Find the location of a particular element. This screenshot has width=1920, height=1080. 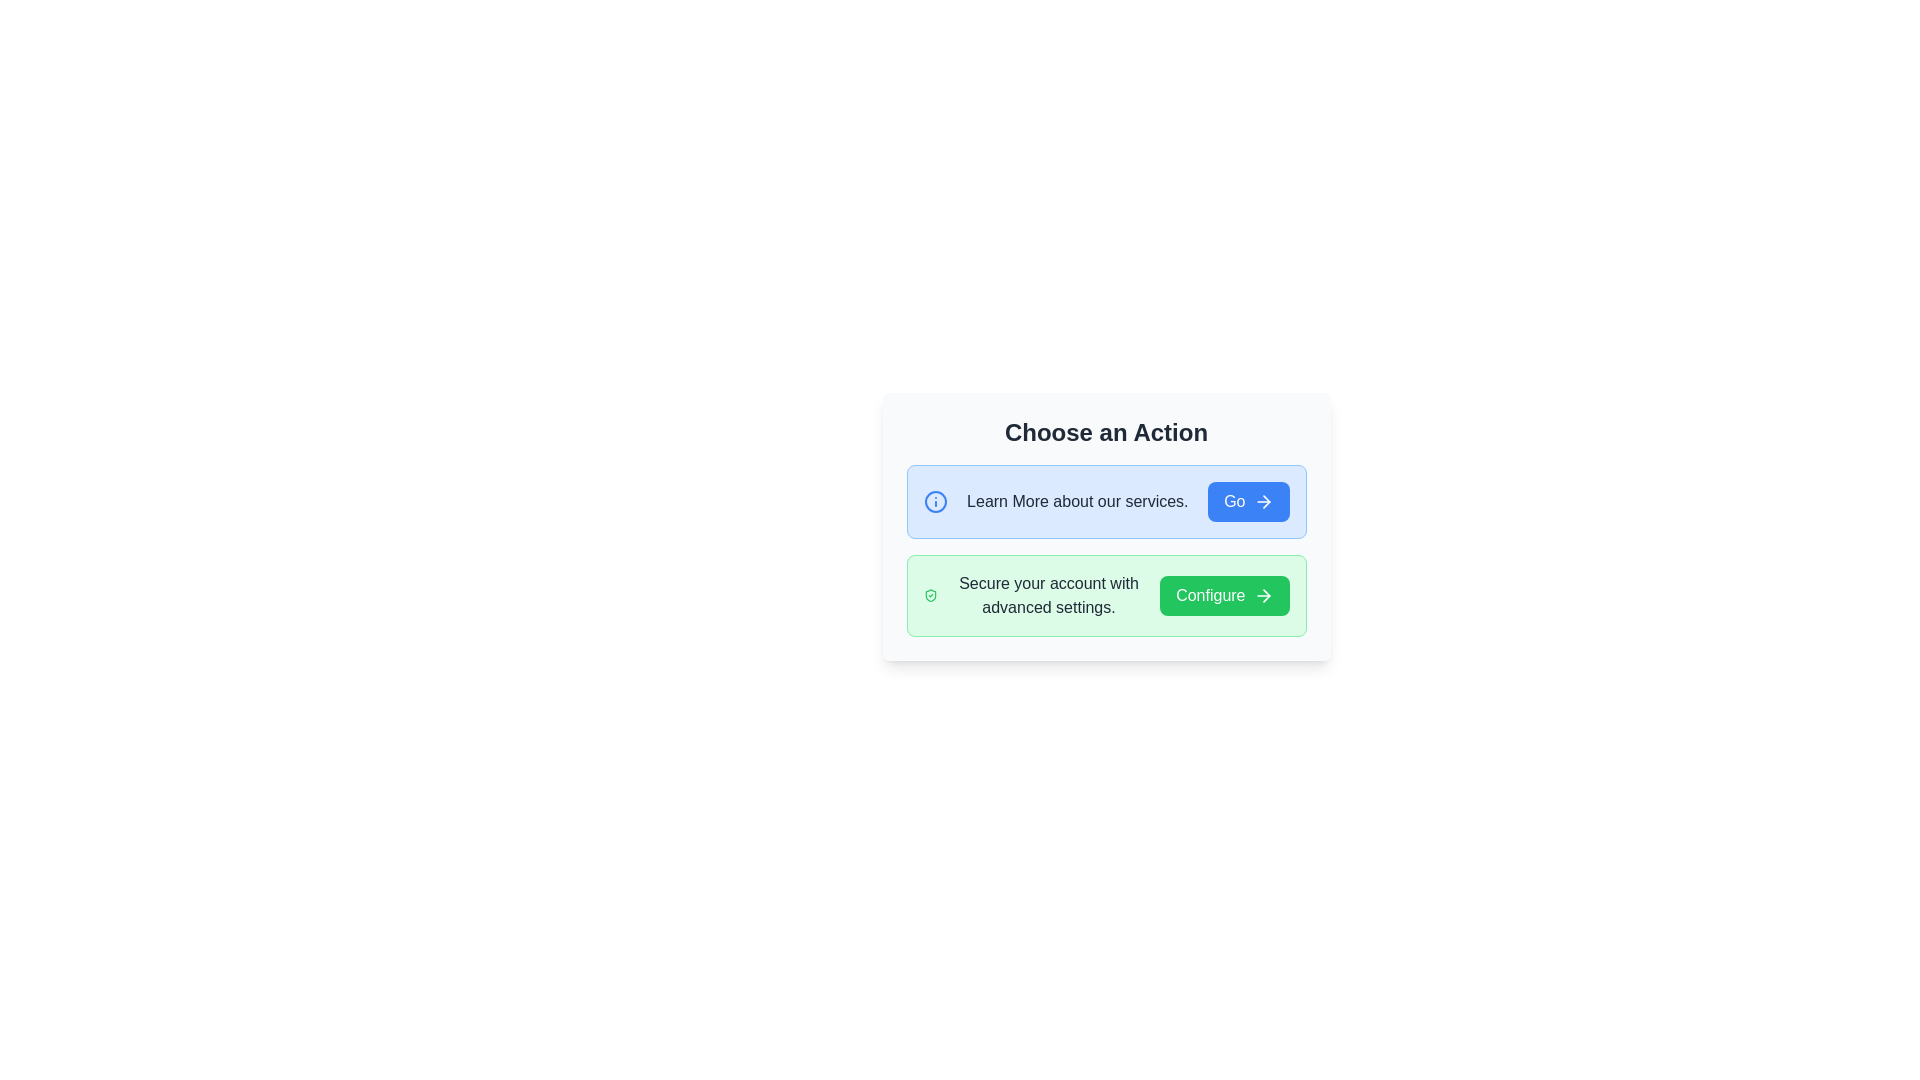

one of the interactive buttons in the centered card component that serves as a selection interface for navigating to different actions is located at coordinates (1105, 526).